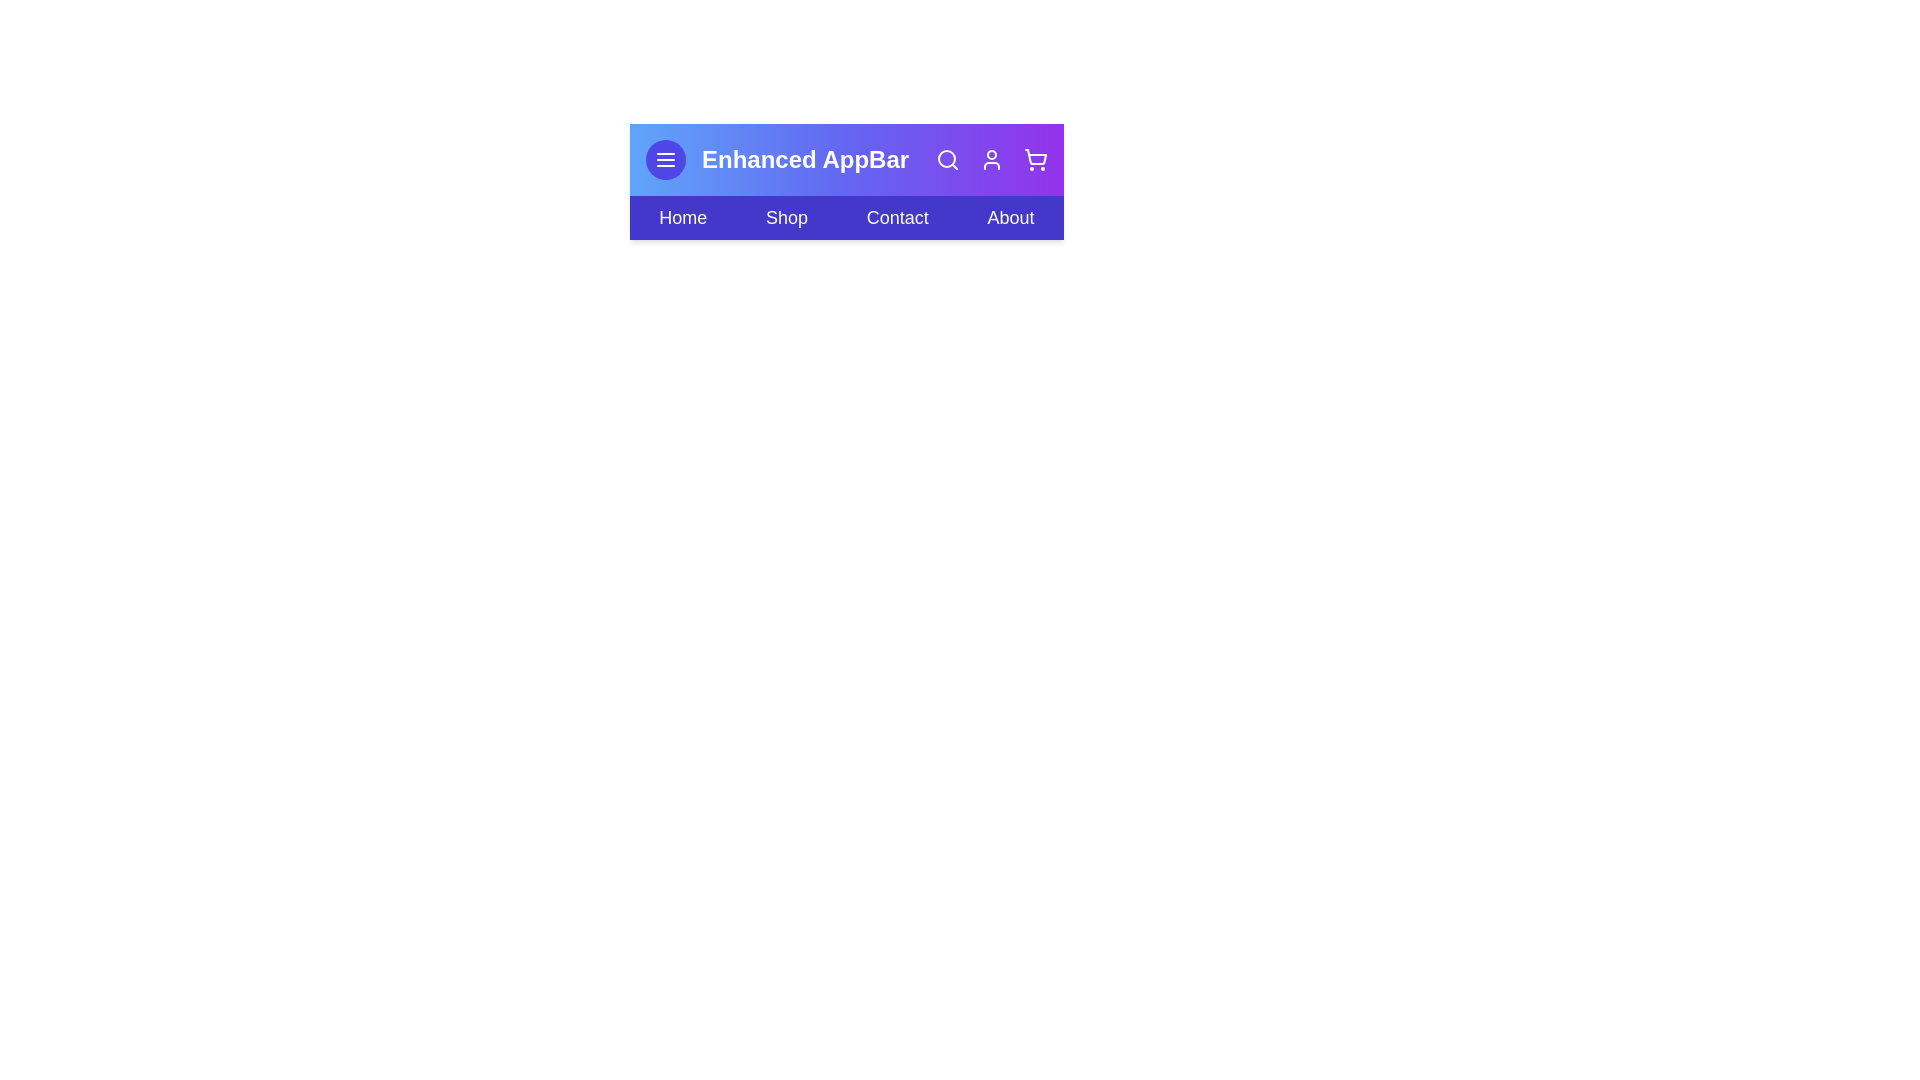 This screenshot has height=1080, width=1920. I want to click on the interactive element Home Link to observe its hover effect, so click(682, 218).